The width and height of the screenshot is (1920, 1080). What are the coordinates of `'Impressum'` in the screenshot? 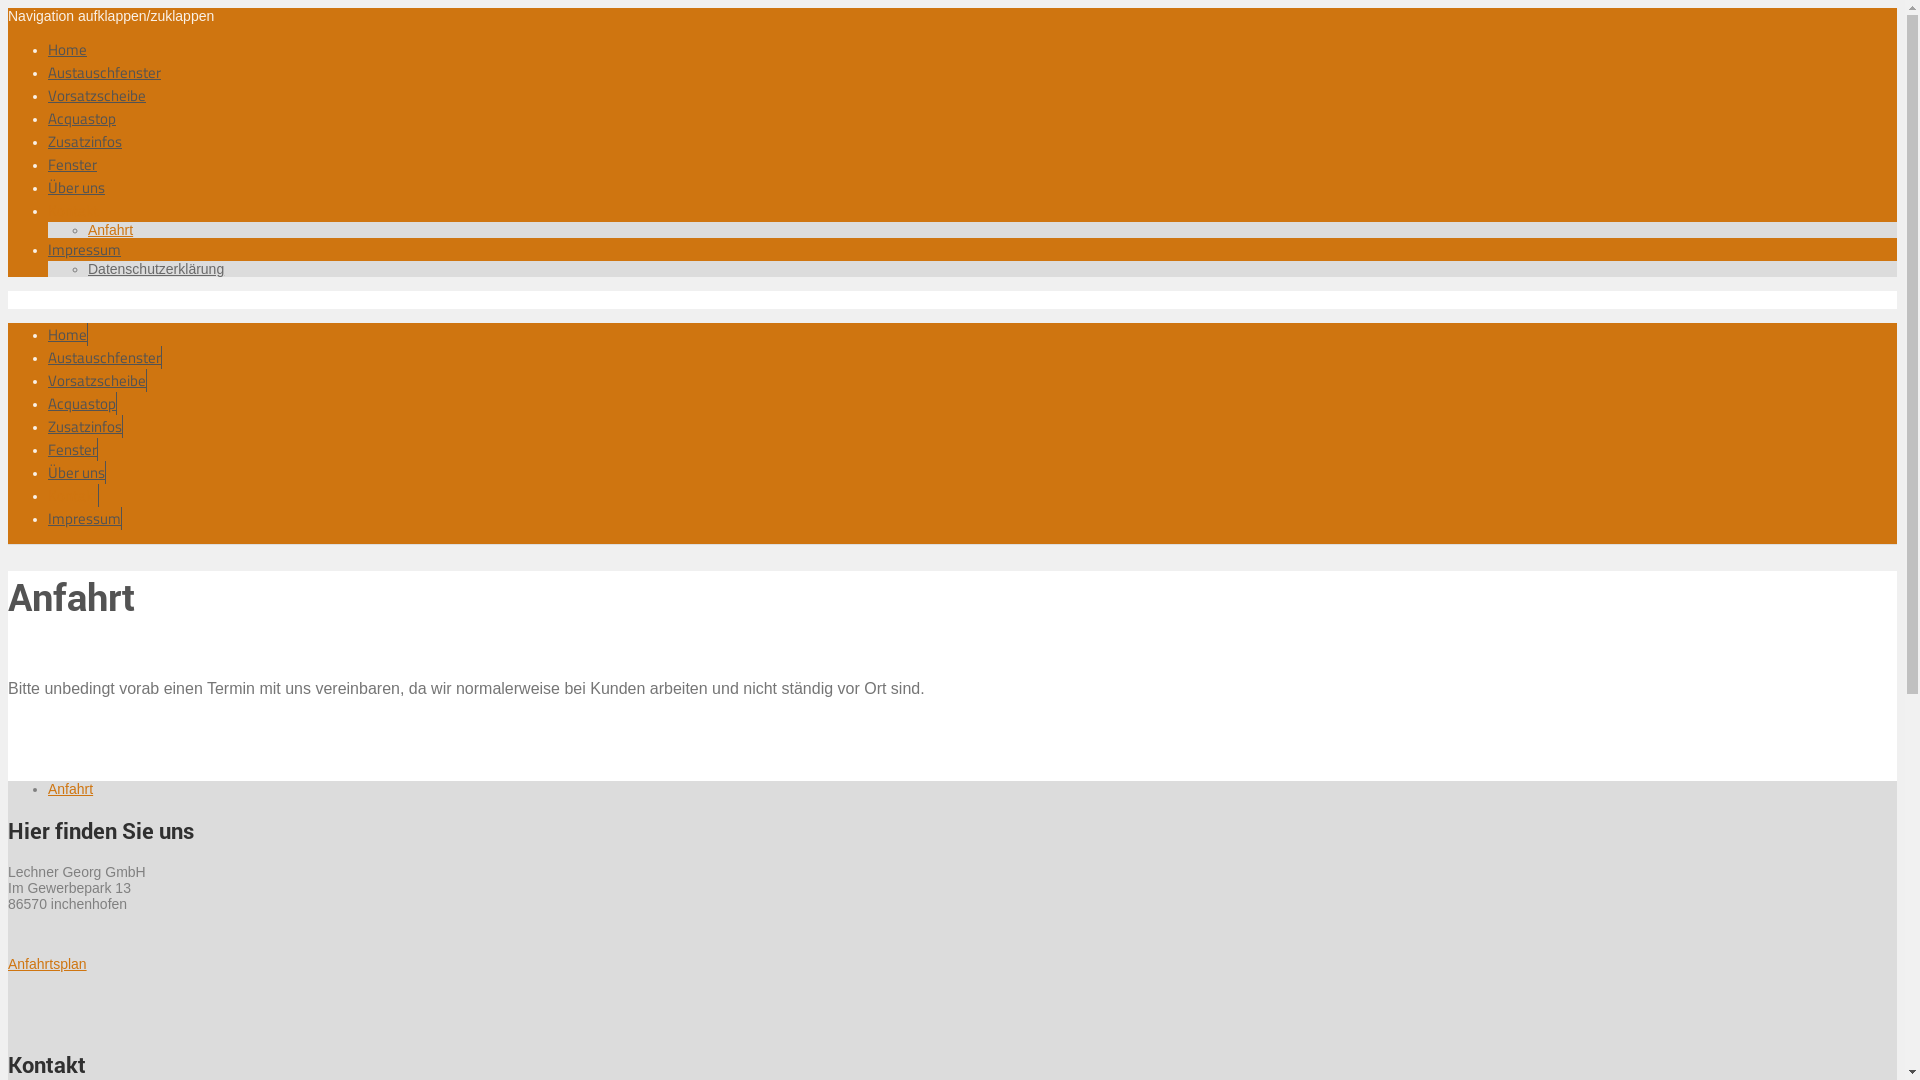 It's located at (48, 248).